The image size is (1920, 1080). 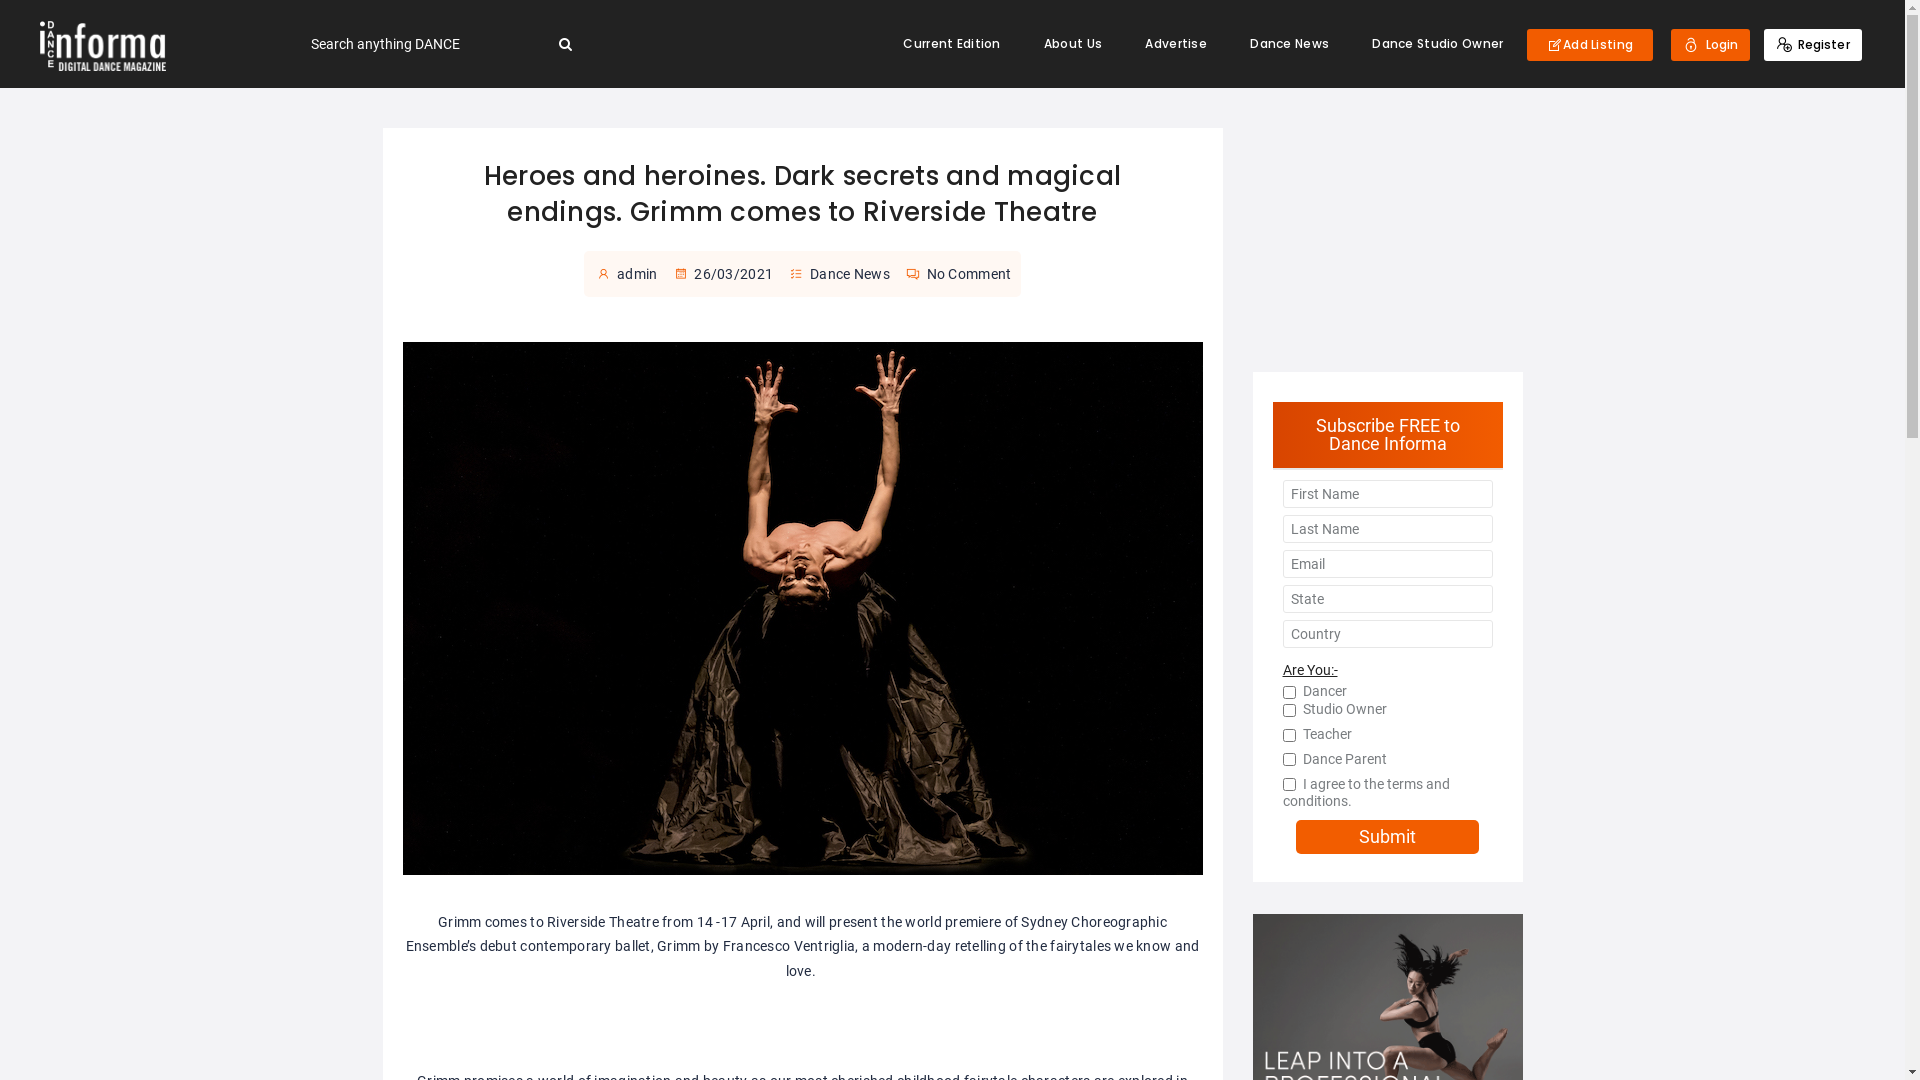 What do you see at coordinates (1436, 43) in the screenshot?
I see `'Dance Studio Owner'` at bounding box center [1436, 43].